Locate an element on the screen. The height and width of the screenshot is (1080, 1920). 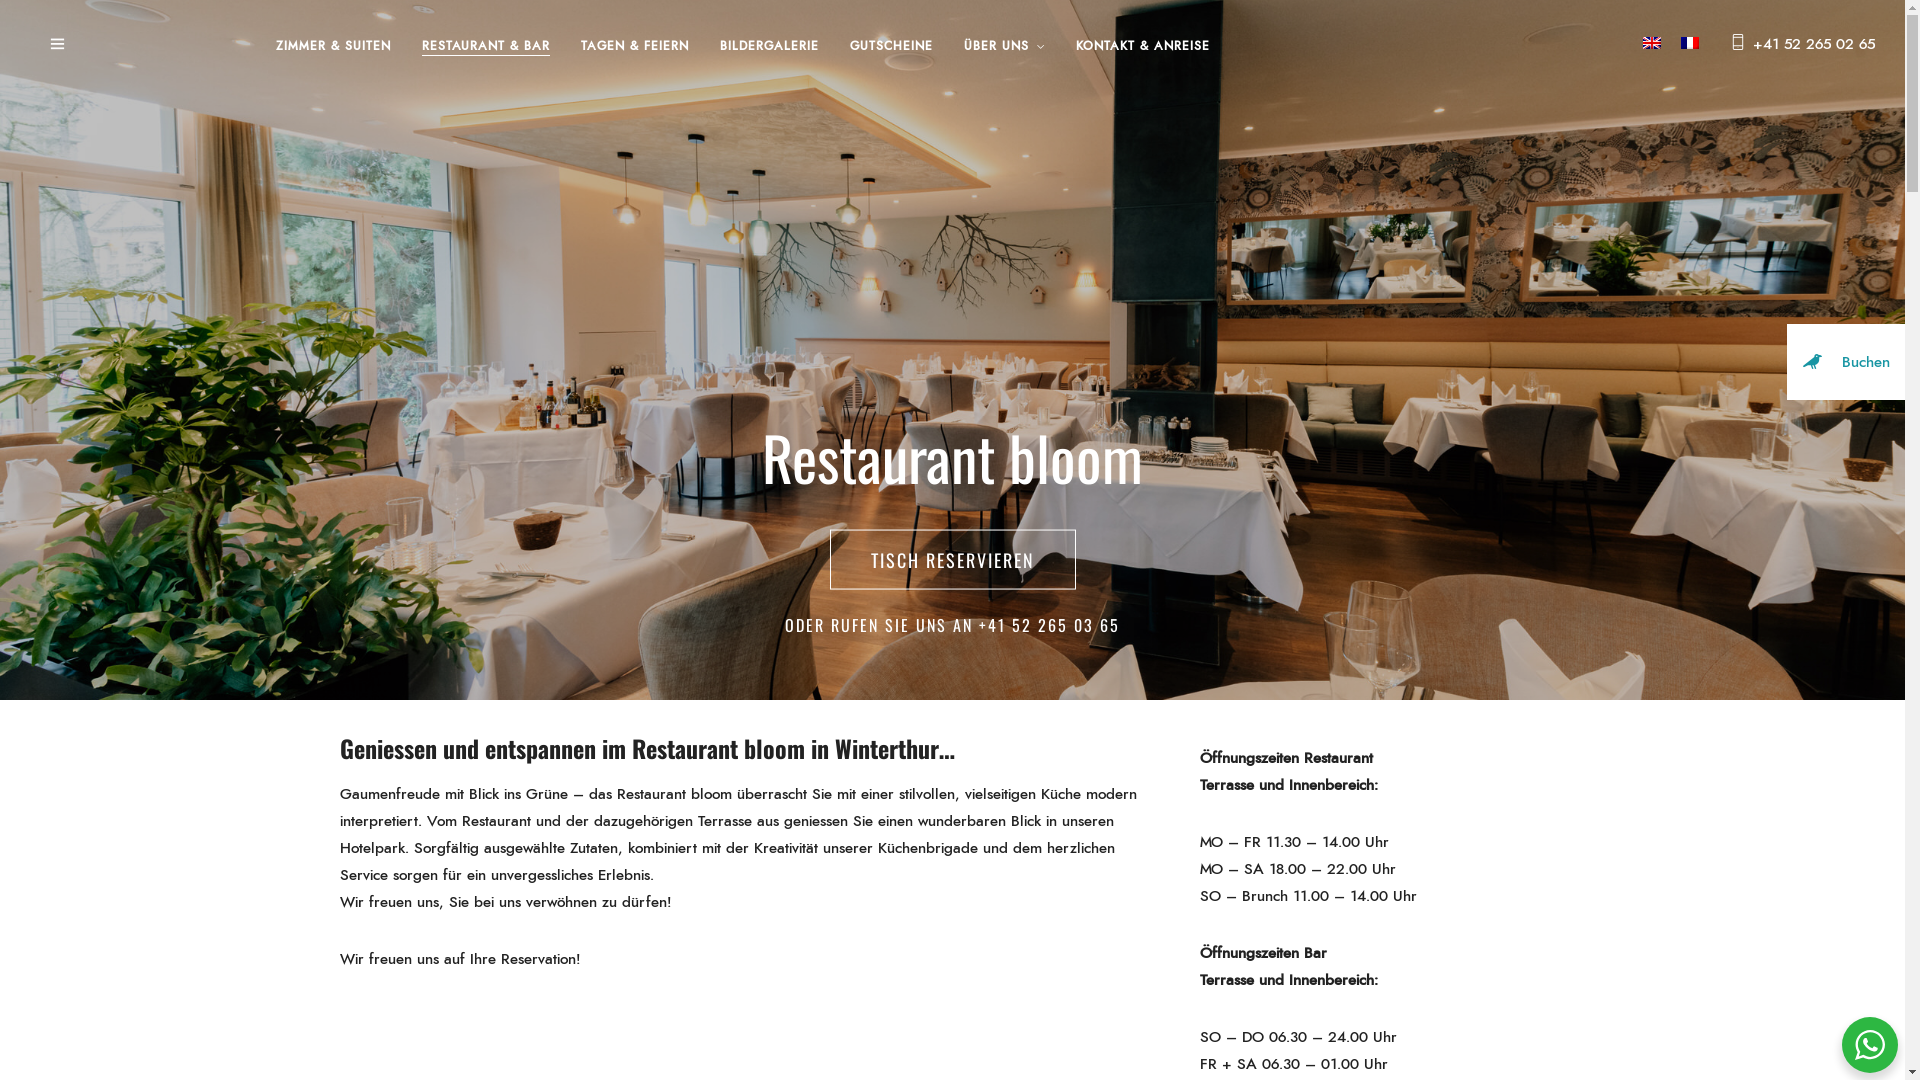
'ZIMMER & SUITEN' is located at coordinates (333, 45).